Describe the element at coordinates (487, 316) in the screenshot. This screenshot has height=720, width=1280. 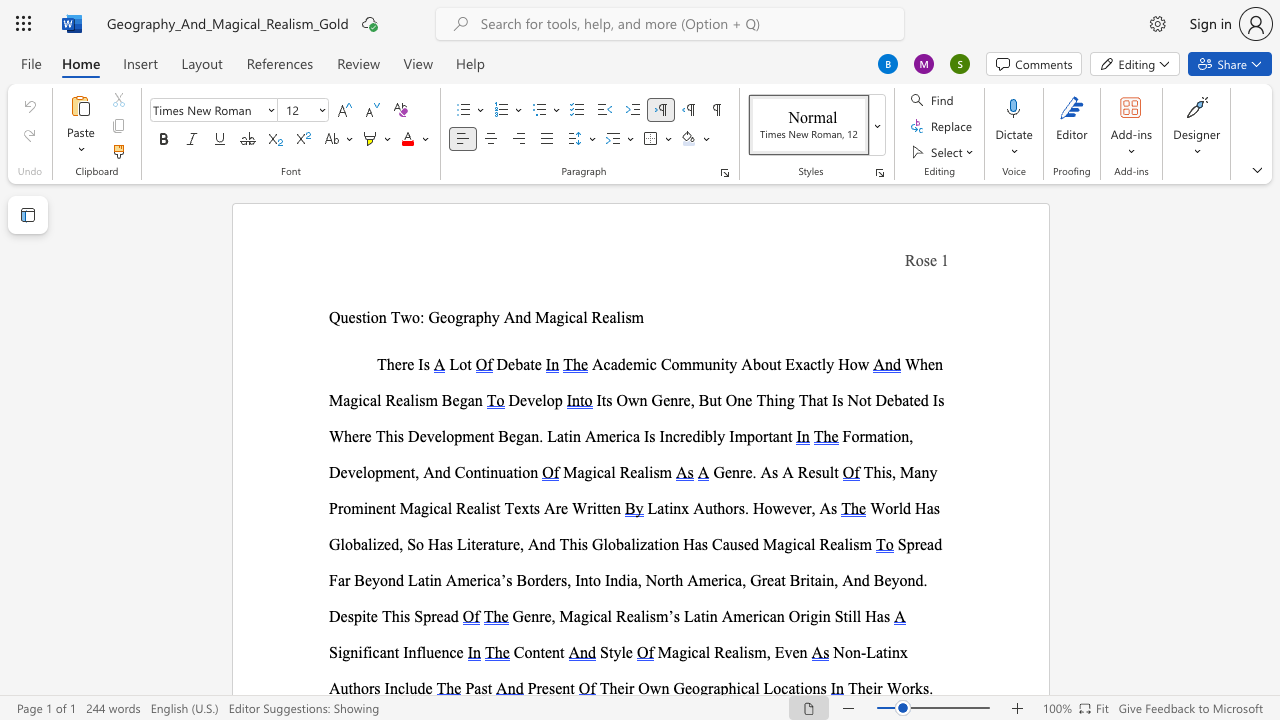
I see `the 1th character "h" in the text` at that location.